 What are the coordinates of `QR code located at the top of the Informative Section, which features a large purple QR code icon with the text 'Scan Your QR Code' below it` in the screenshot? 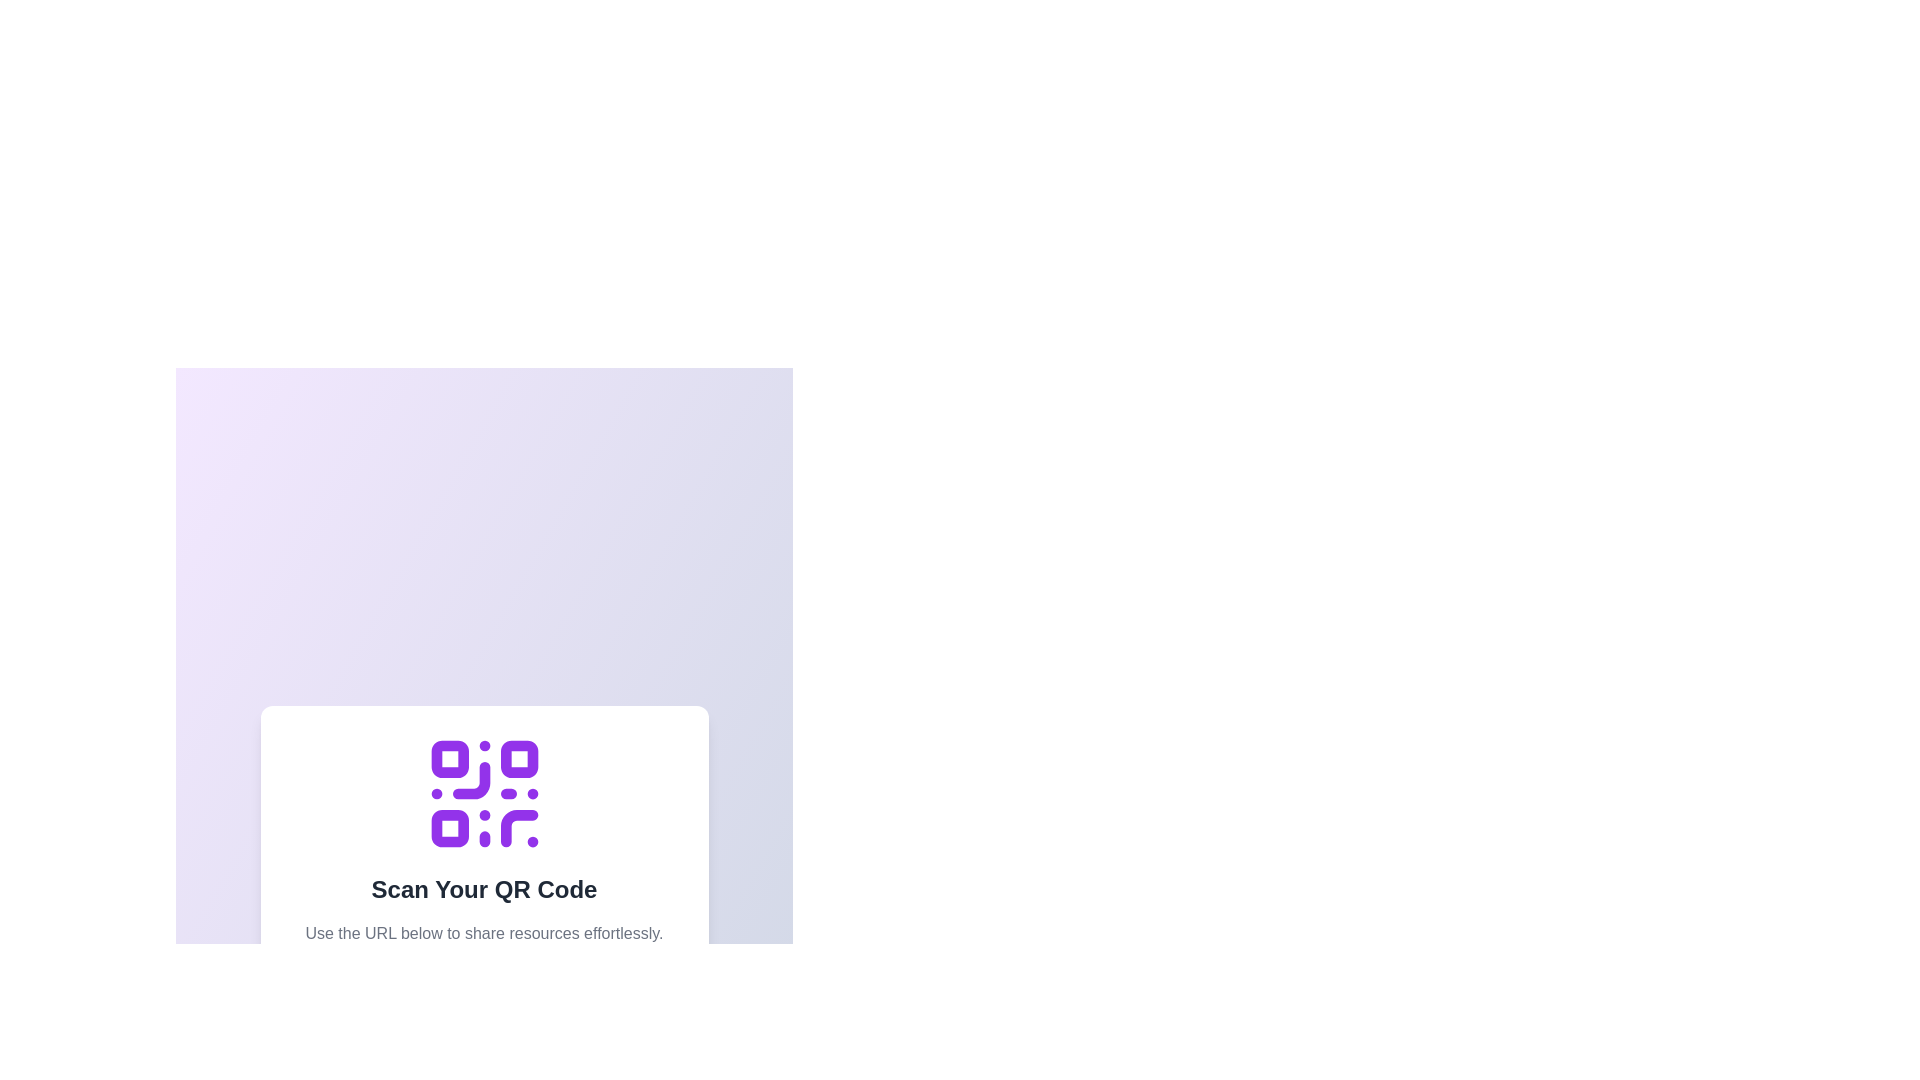 It's located at (484, 837).